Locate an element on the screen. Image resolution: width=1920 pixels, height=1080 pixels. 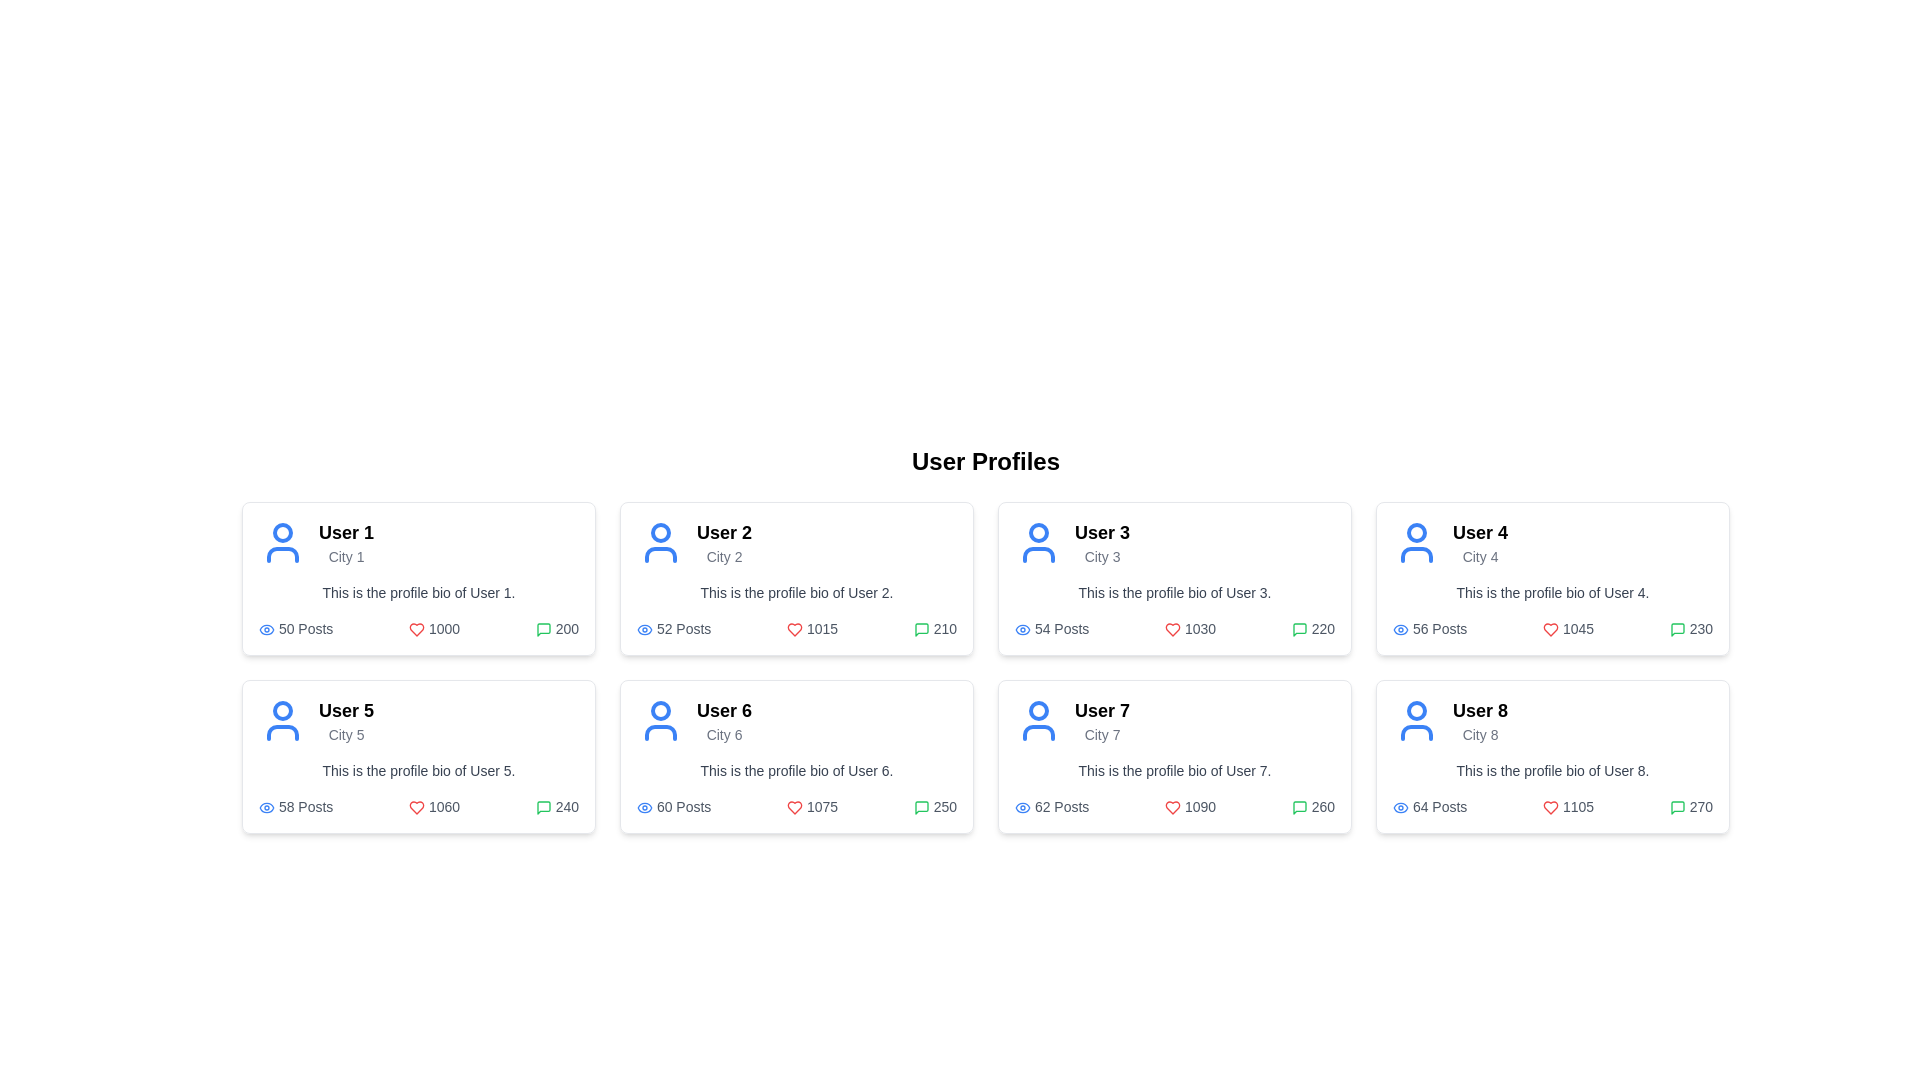
the body portion of the user profile icon representing 'User 1', which is depicted as an arc below the head shape in the profile card is located at coordinates (282, 555).